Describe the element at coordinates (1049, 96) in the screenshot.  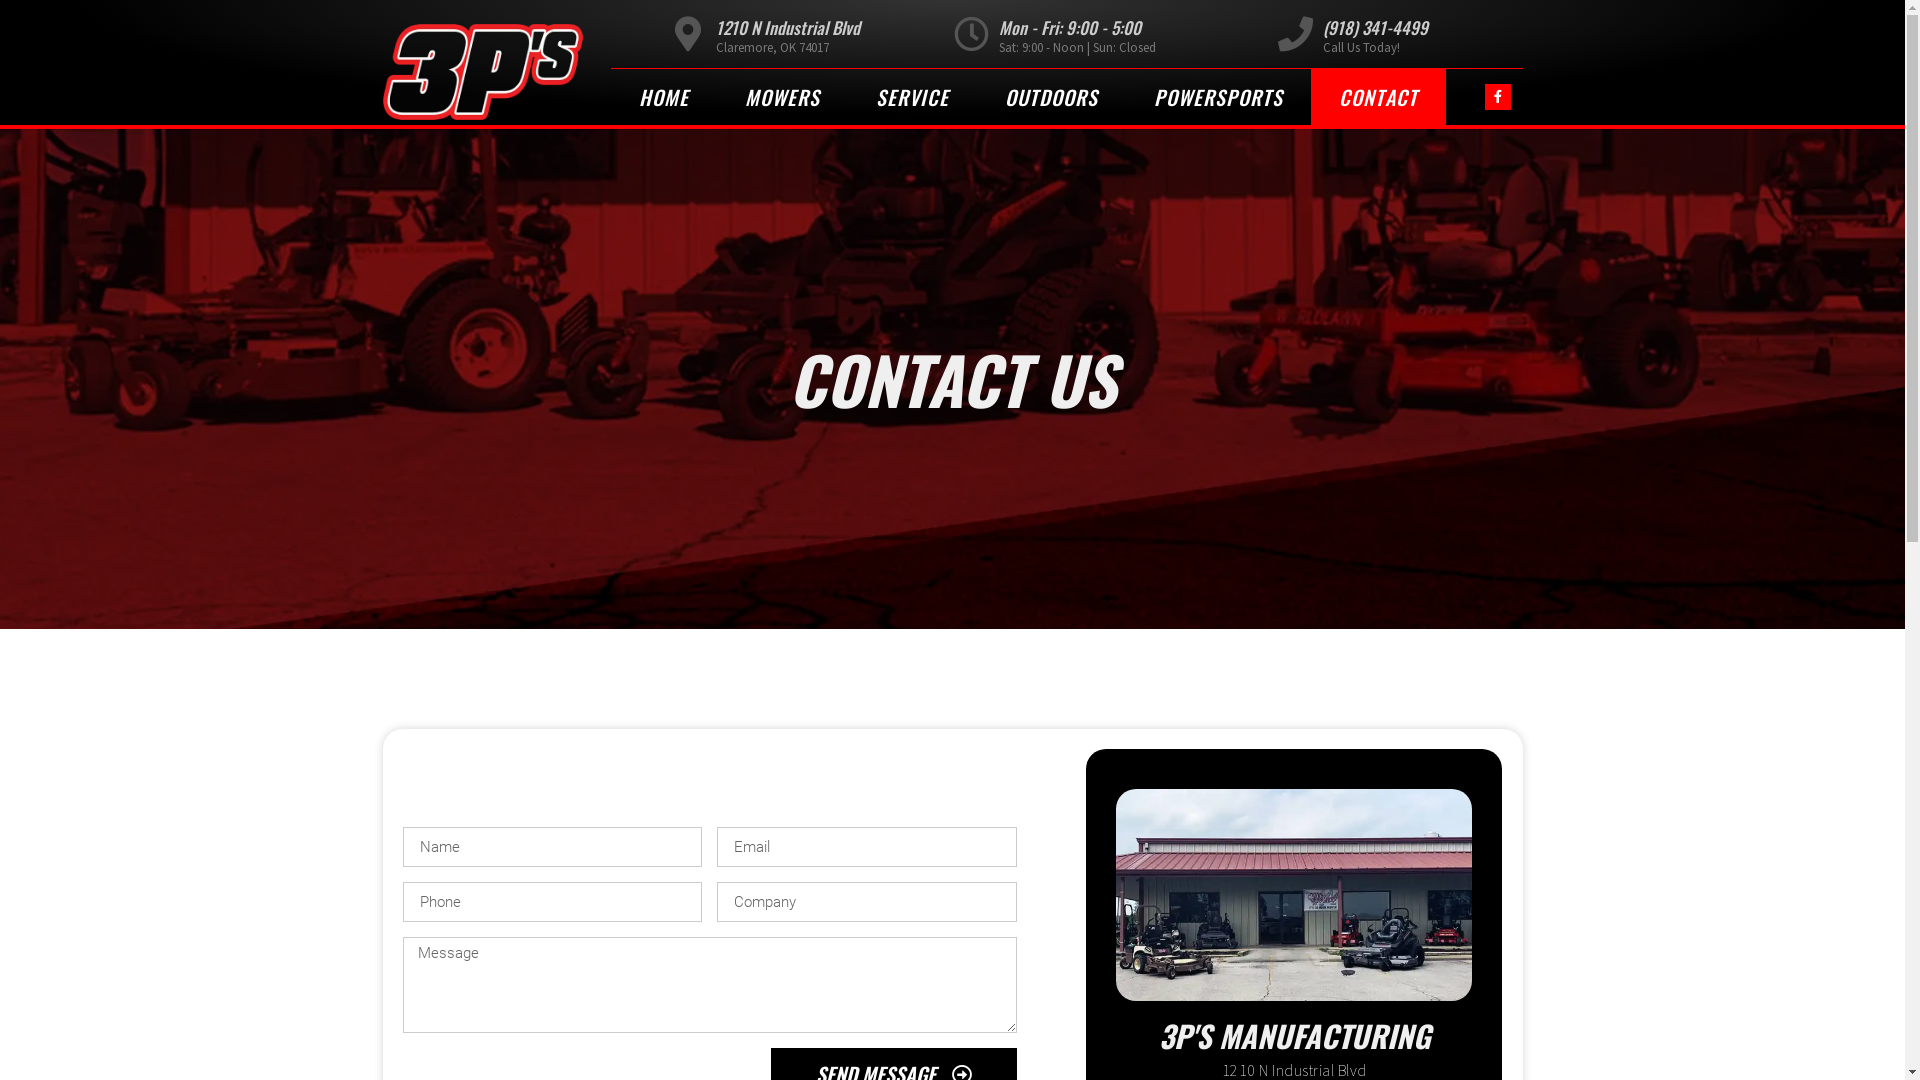
I see `'OUTDOORS'` at that location.